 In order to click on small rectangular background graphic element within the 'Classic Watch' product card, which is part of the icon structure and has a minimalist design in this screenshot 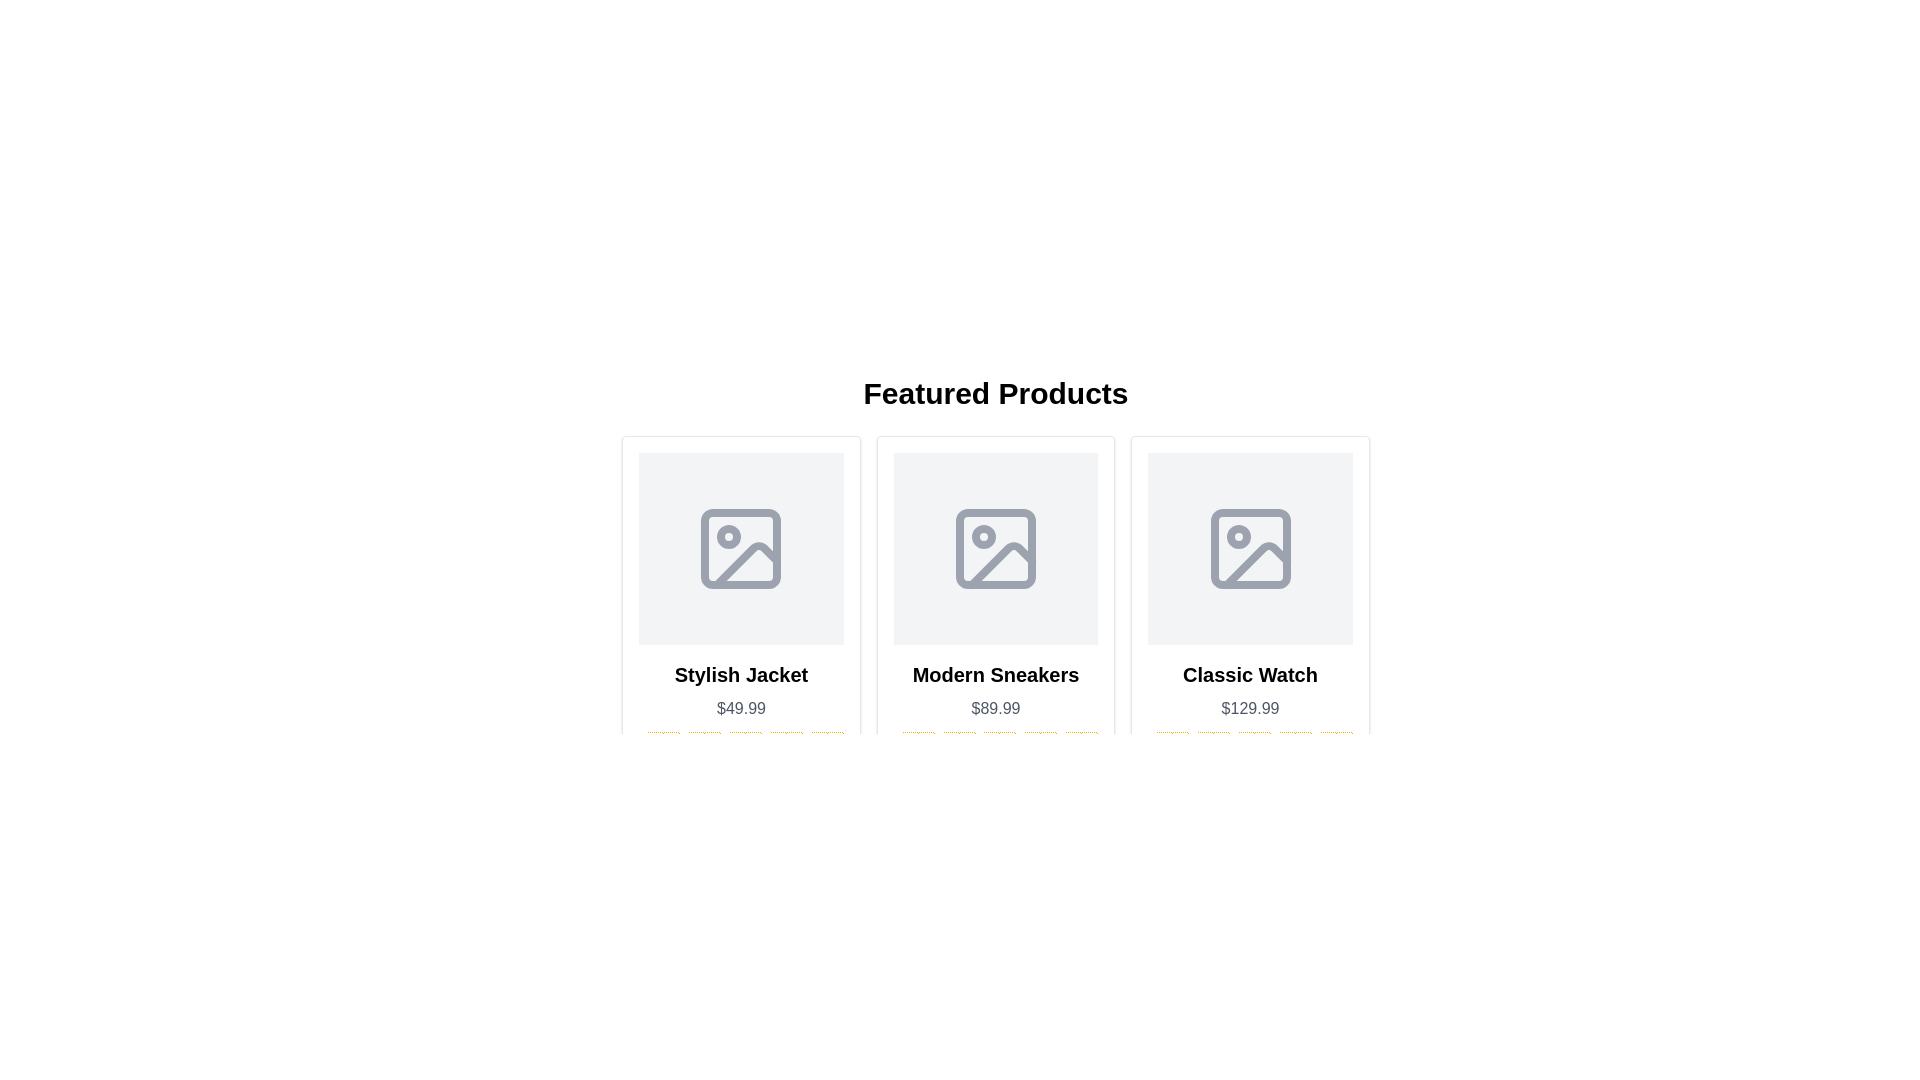, I will do `click(1249, 548)`.